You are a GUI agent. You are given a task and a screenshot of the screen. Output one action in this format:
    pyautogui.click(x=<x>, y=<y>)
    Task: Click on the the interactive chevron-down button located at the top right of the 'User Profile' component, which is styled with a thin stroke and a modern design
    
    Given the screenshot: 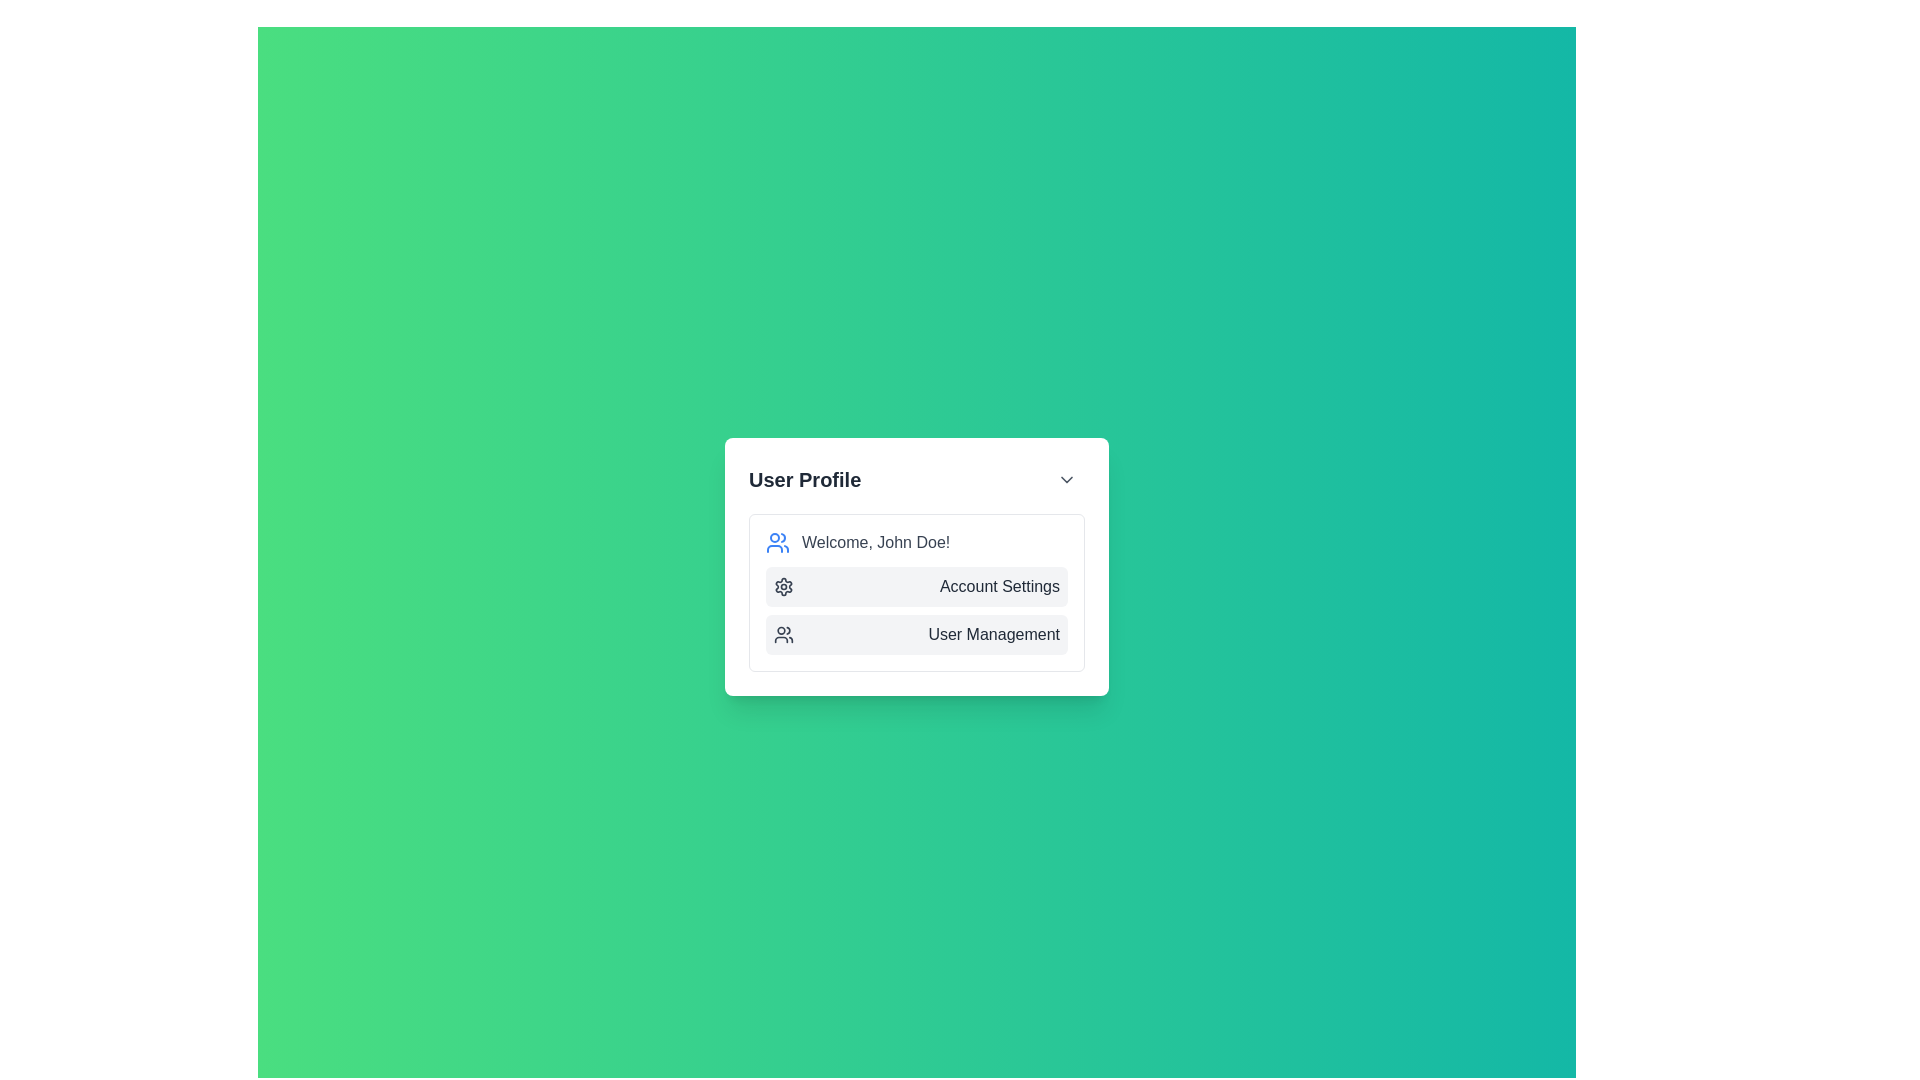 What is the action you would take?
    pyautogui.click(x=1065, y=479)
    